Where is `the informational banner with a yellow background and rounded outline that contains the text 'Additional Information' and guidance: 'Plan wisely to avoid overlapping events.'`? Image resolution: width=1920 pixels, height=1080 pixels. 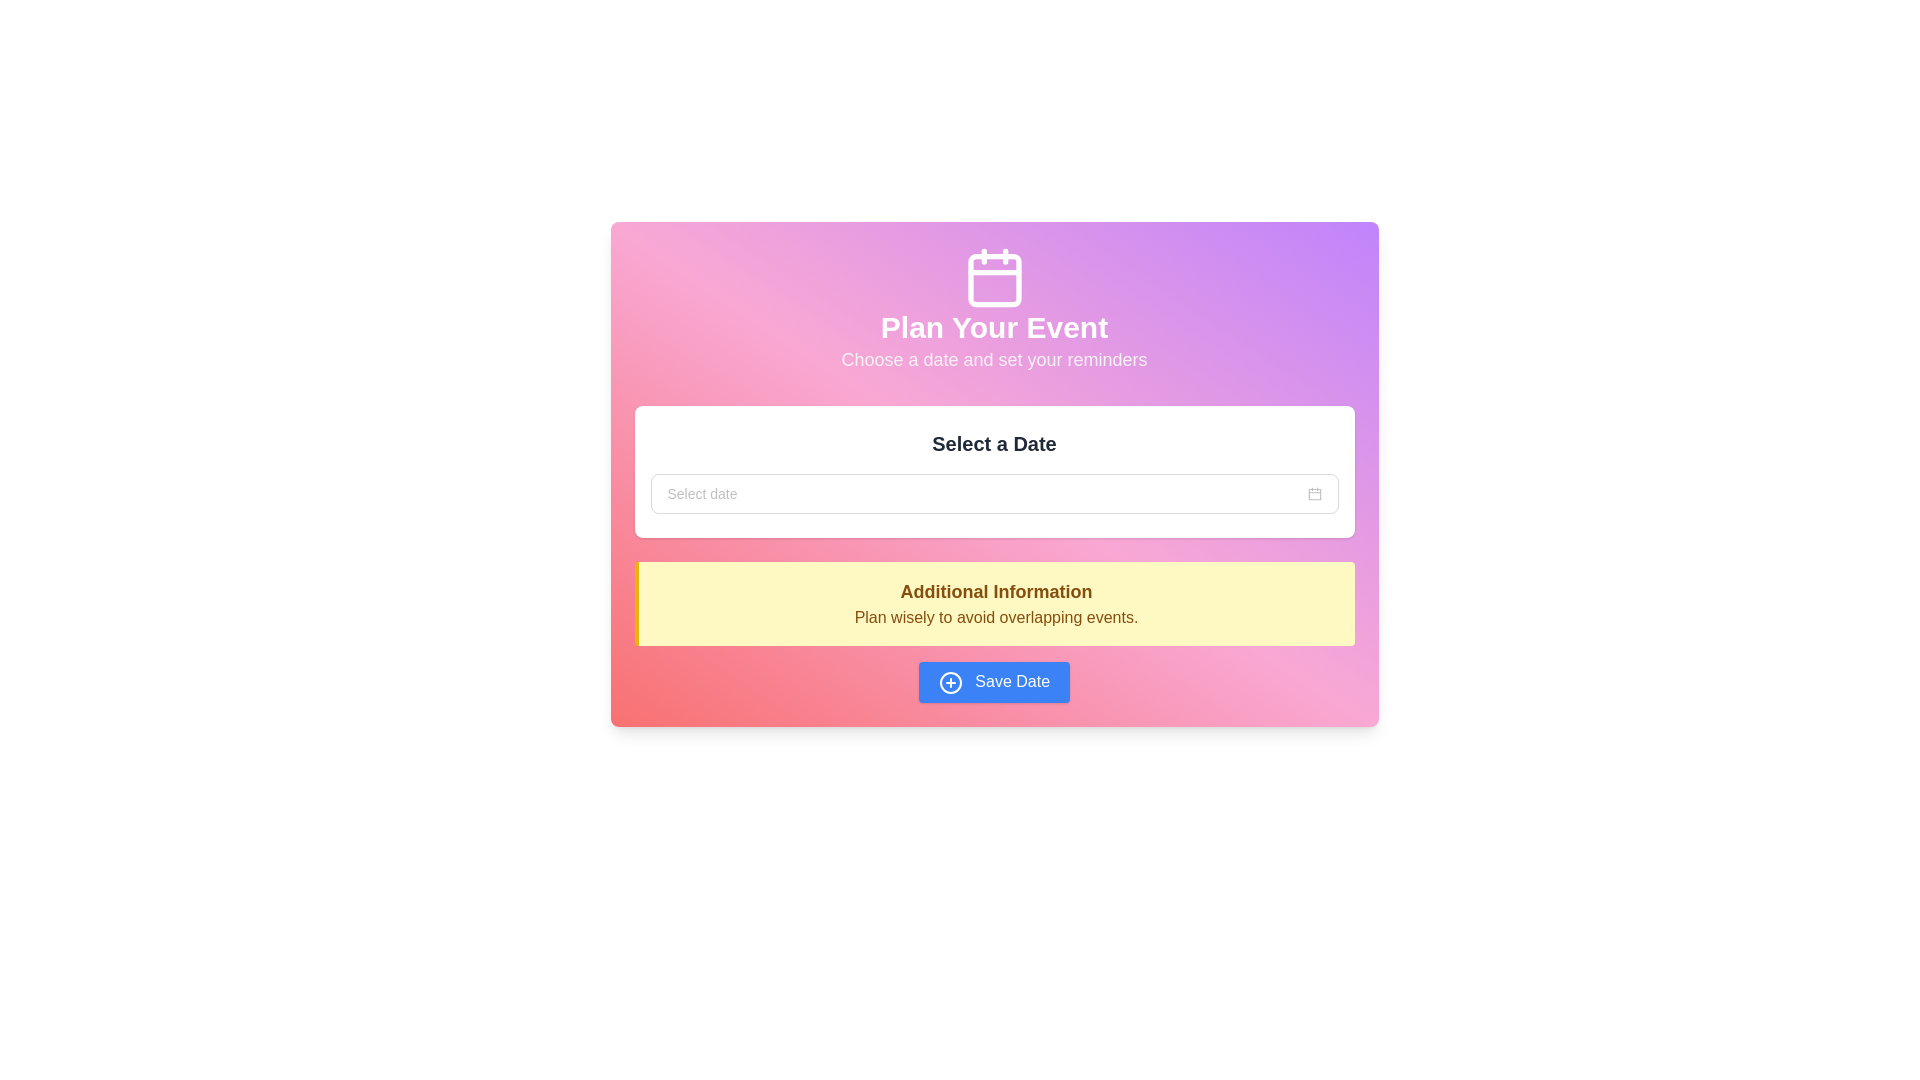
the informational banner with a yellow background and rounded outline that contains the text 'Additional Information' and guidance: 'Plan wisely to avoid overlapping events.' is located at coordinates (994, 603).